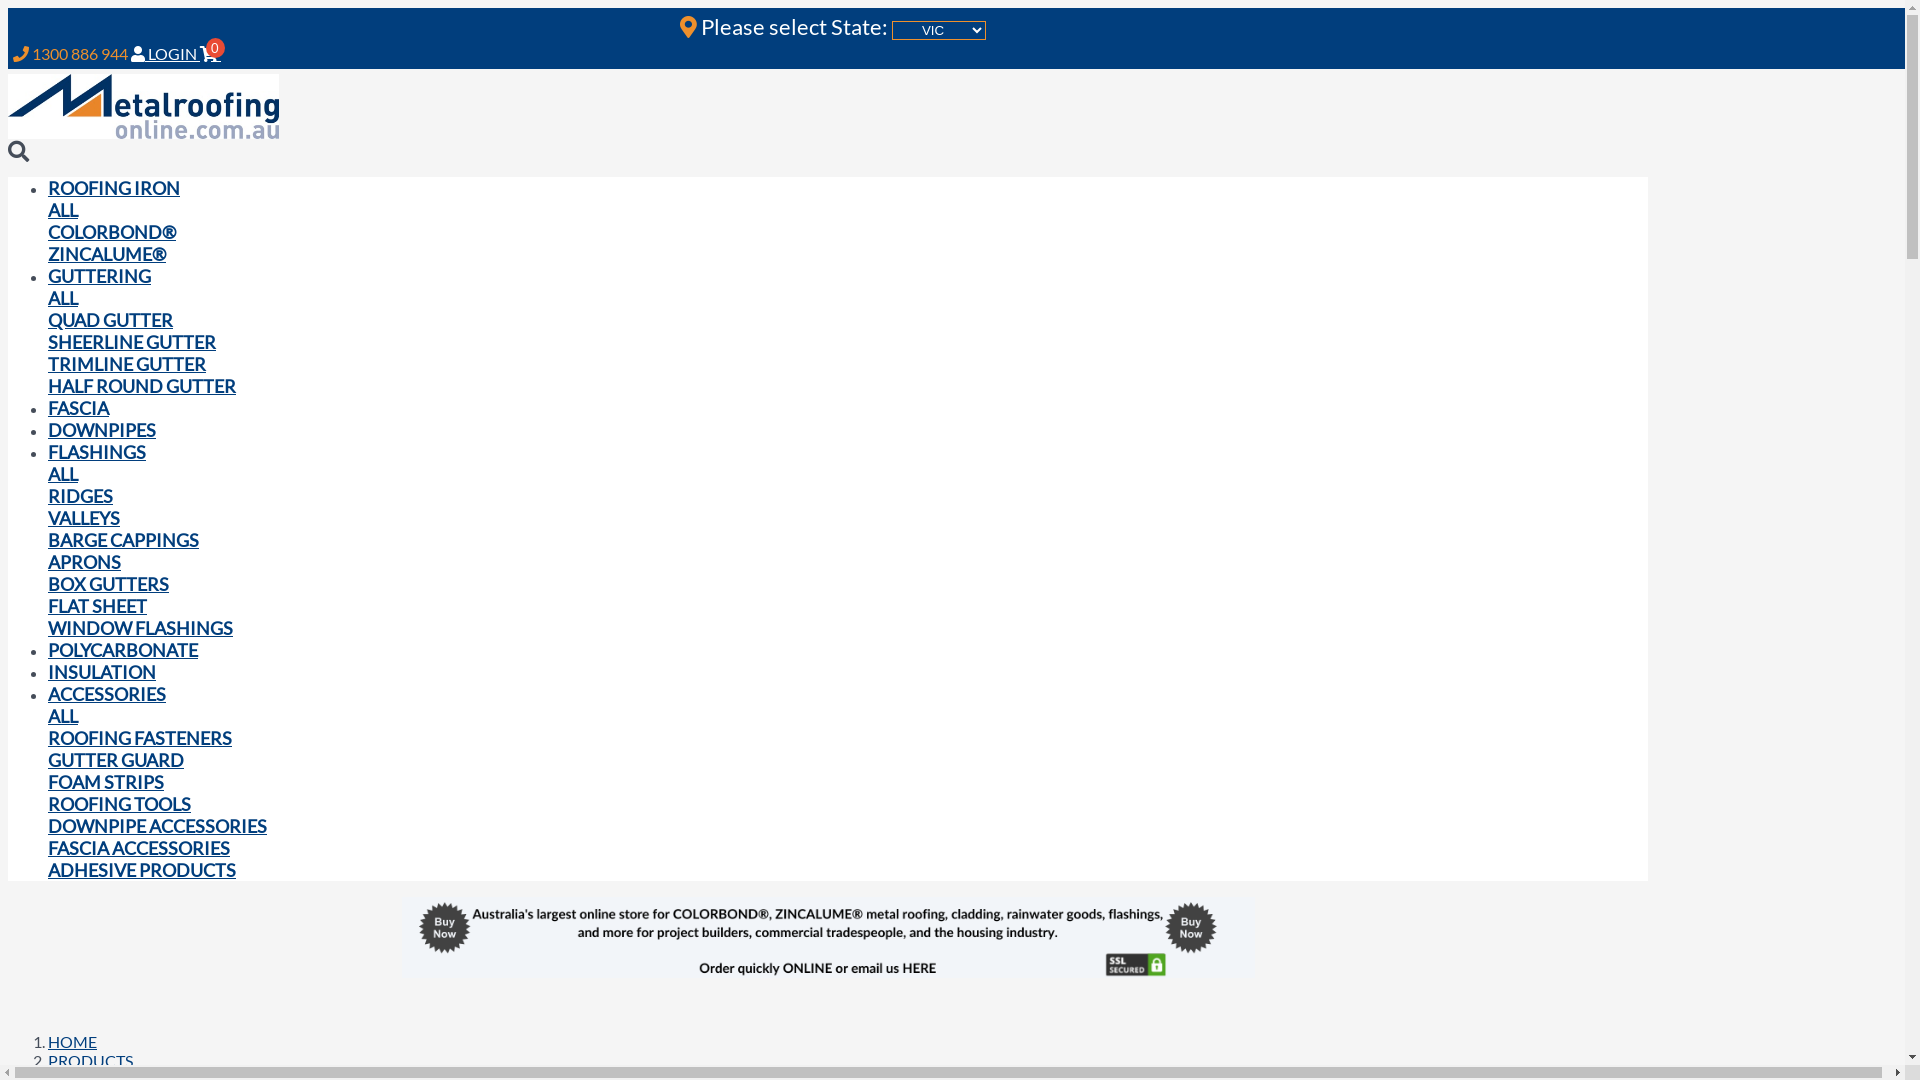 The image size is (1920, 1080). I want to click on 'GUTTERING', so click(48, 276).